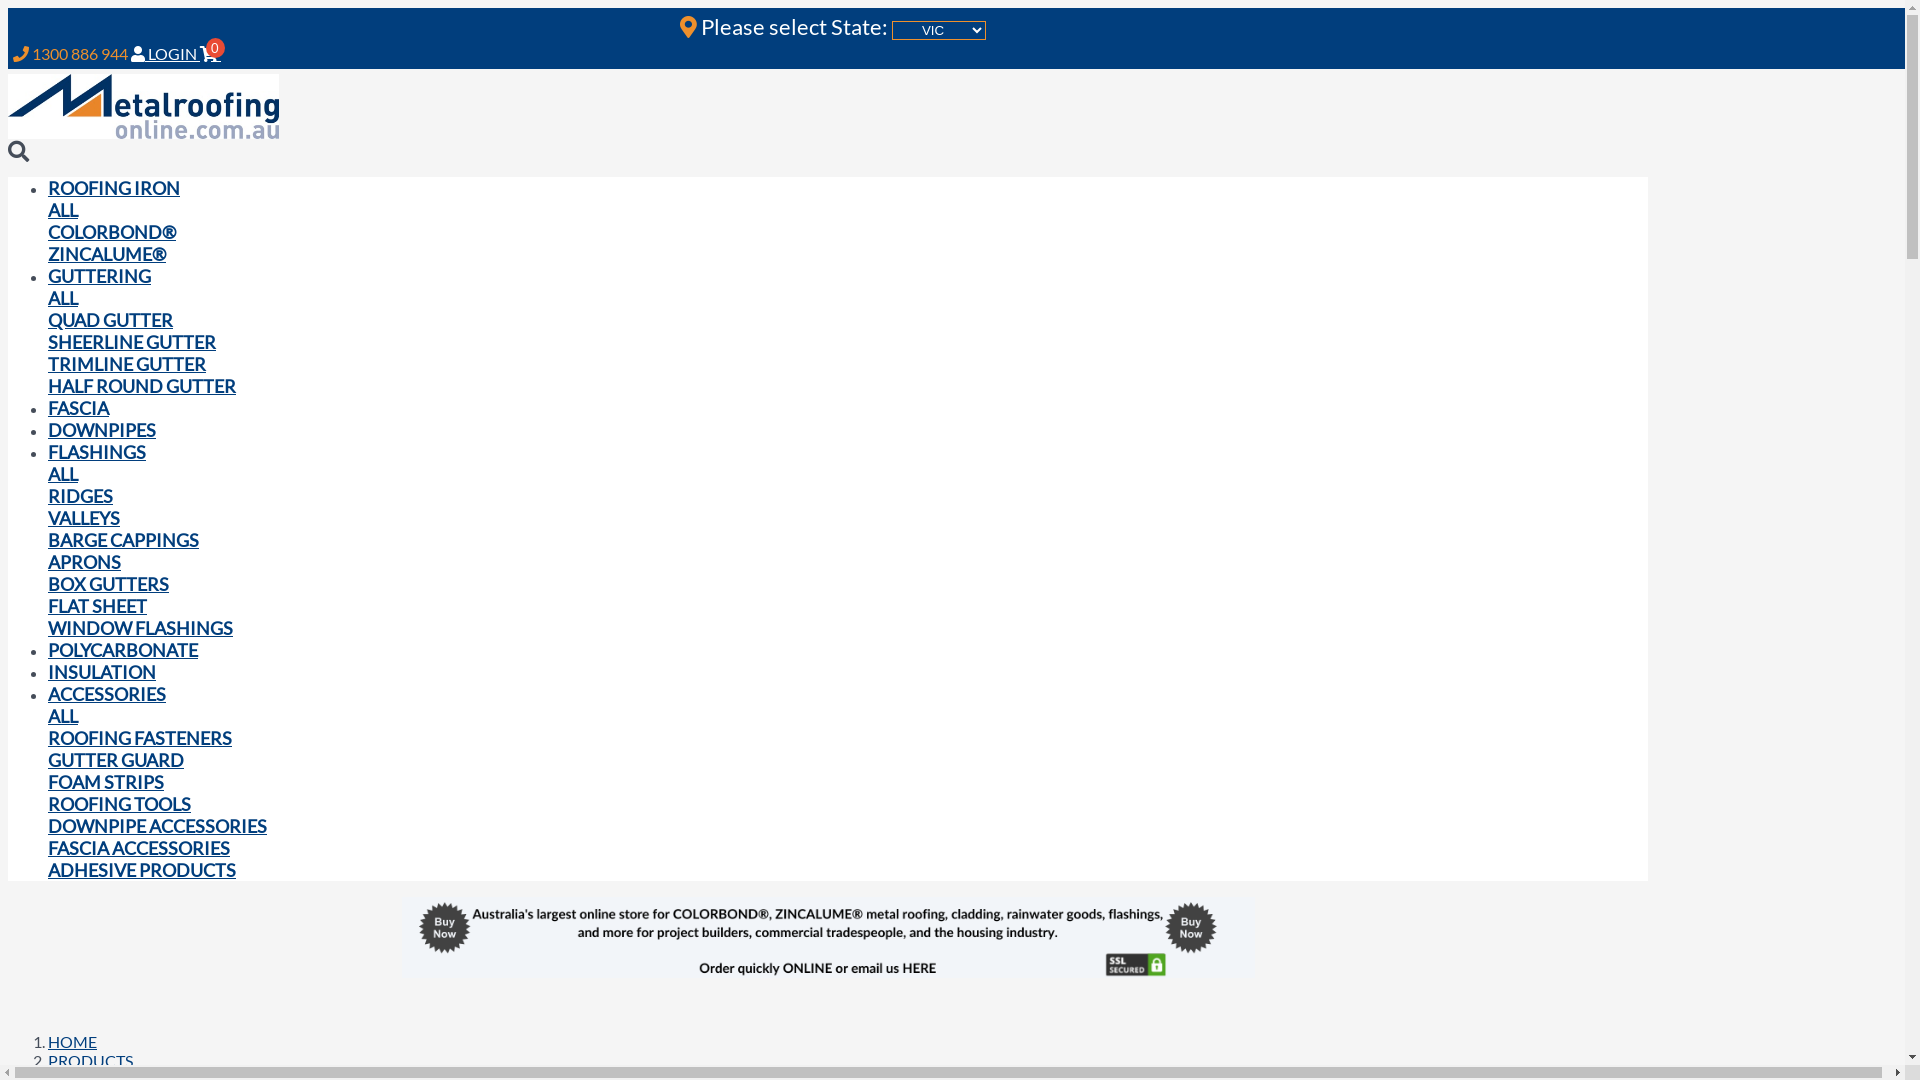 The image size is (1920, 1080). I want to click on 'GUTTERING', so click(48, 276).